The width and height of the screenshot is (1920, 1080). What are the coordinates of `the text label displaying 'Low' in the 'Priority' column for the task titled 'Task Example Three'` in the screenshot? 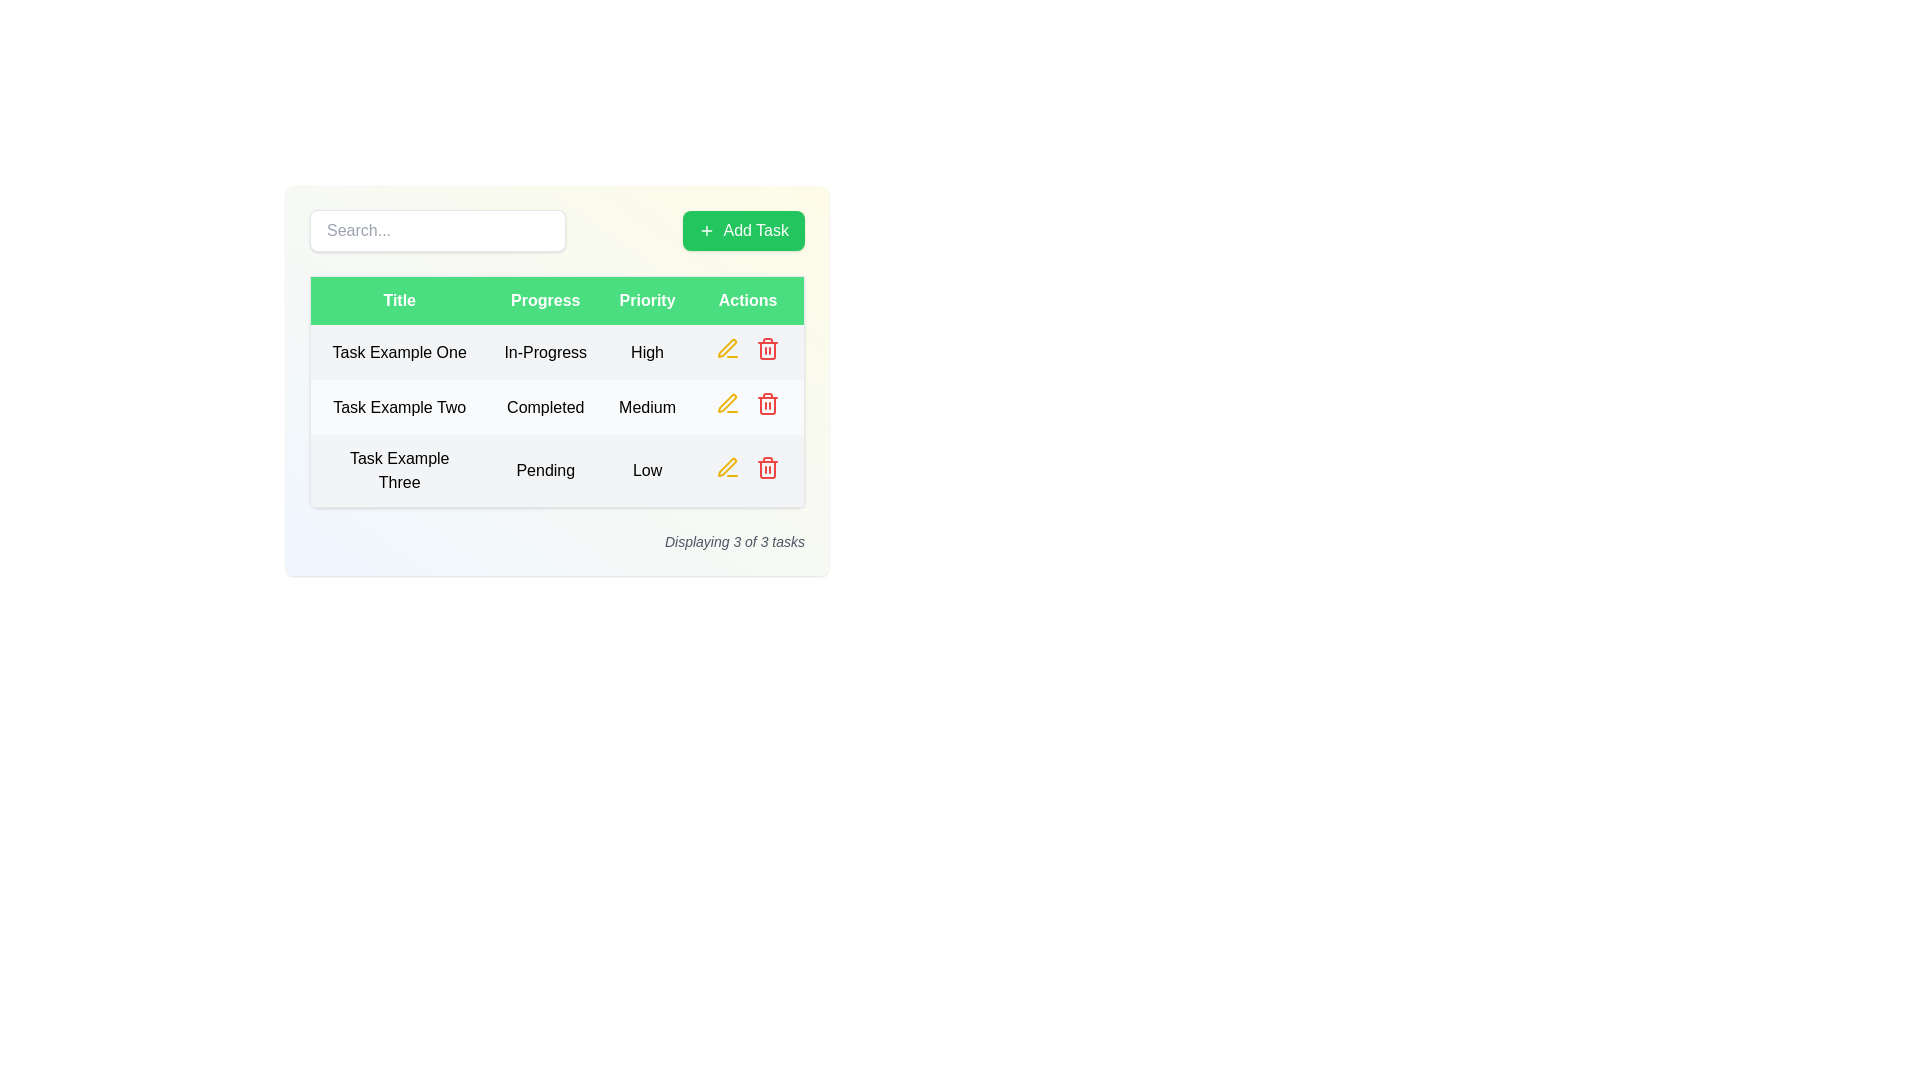 It's located at (647, 471).